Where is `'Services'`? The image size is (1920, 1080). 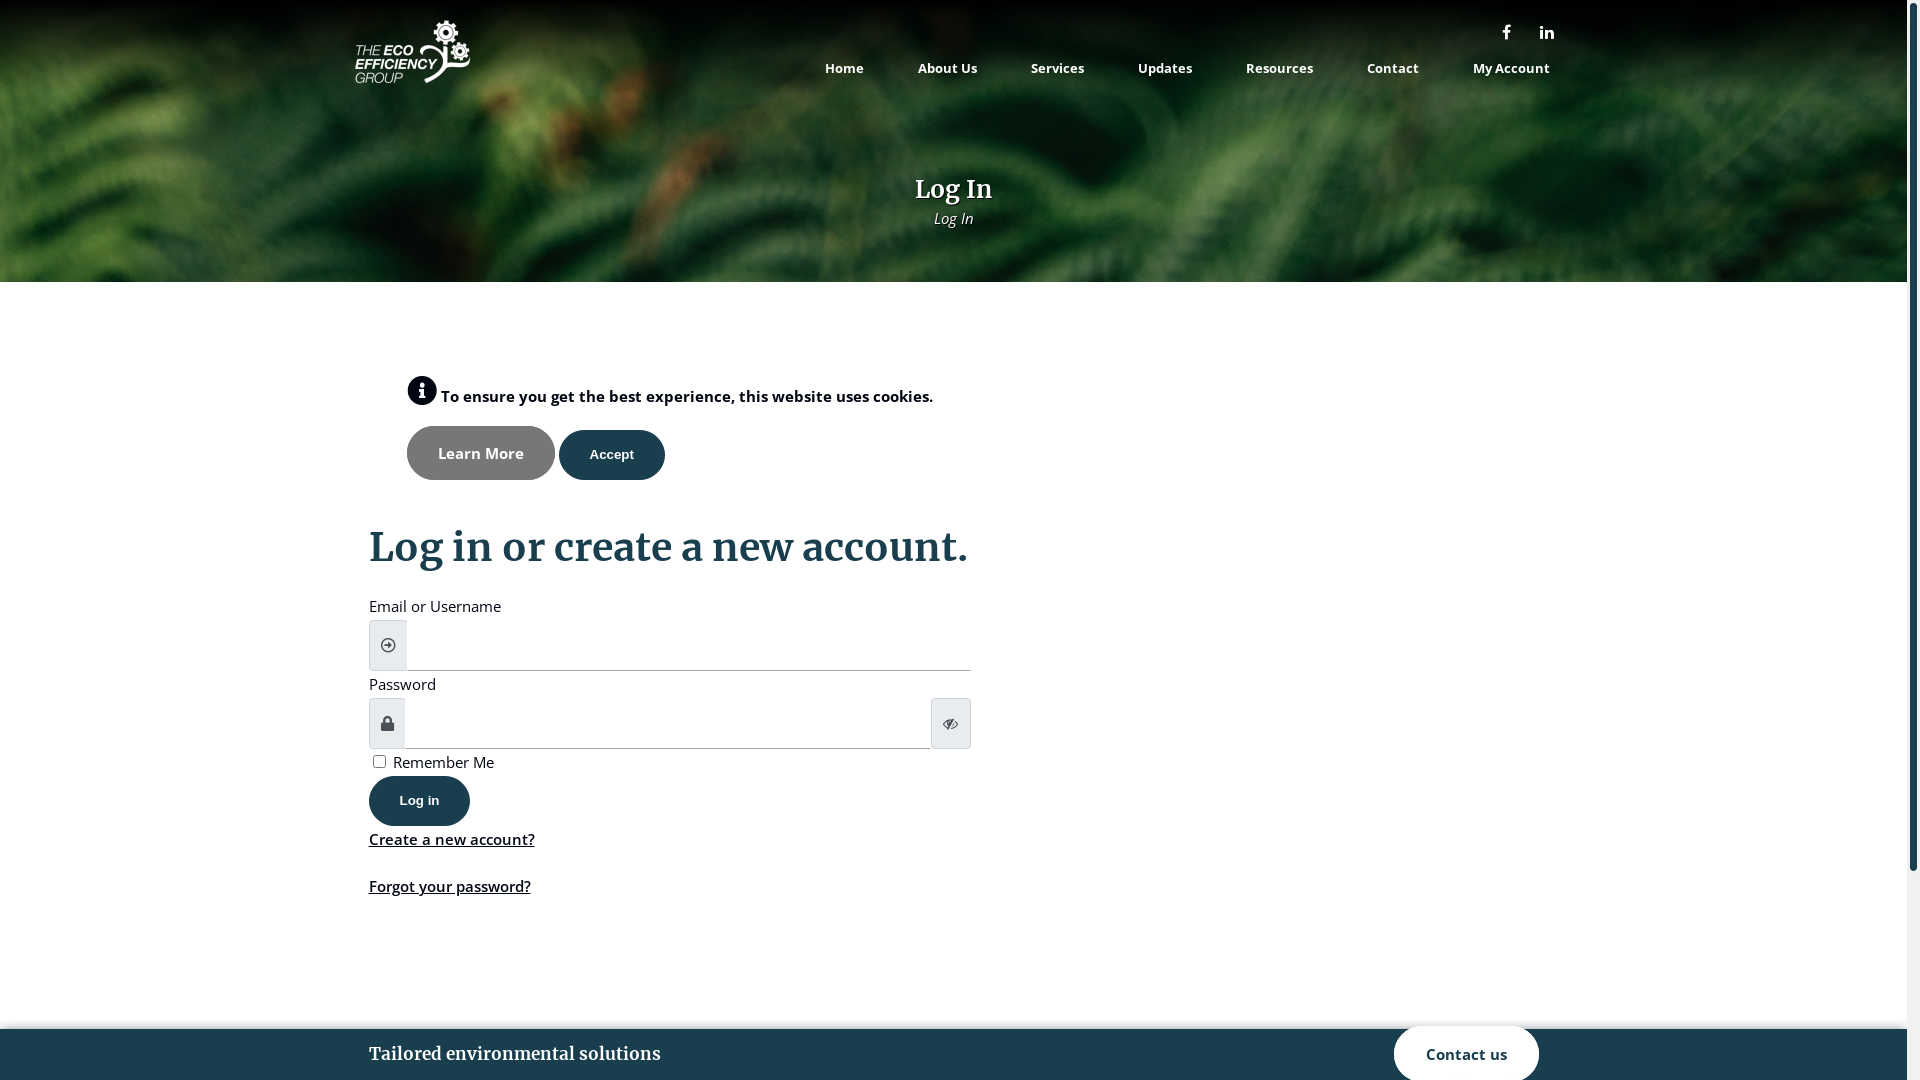
'Services' is located at coordinates (1030, 75).